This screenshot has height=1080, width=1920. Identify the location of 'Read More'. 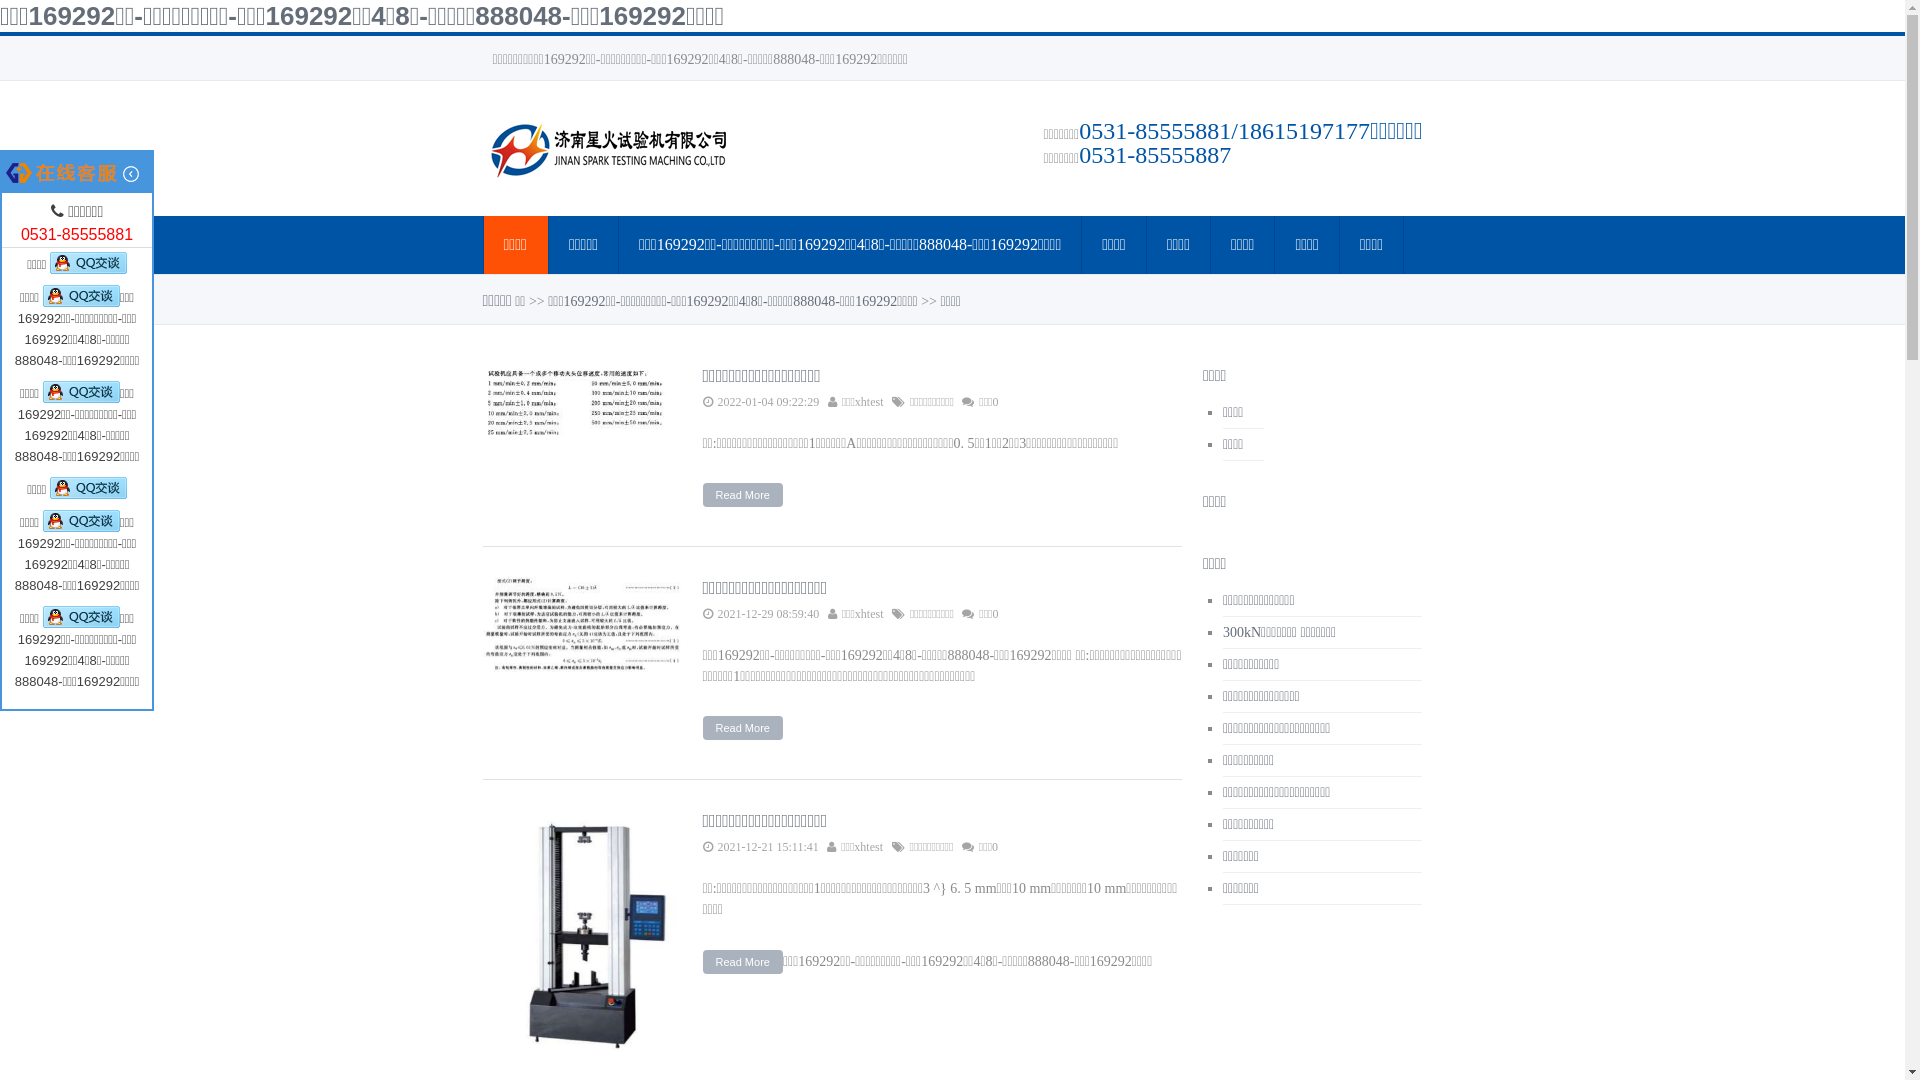
(741, 494).